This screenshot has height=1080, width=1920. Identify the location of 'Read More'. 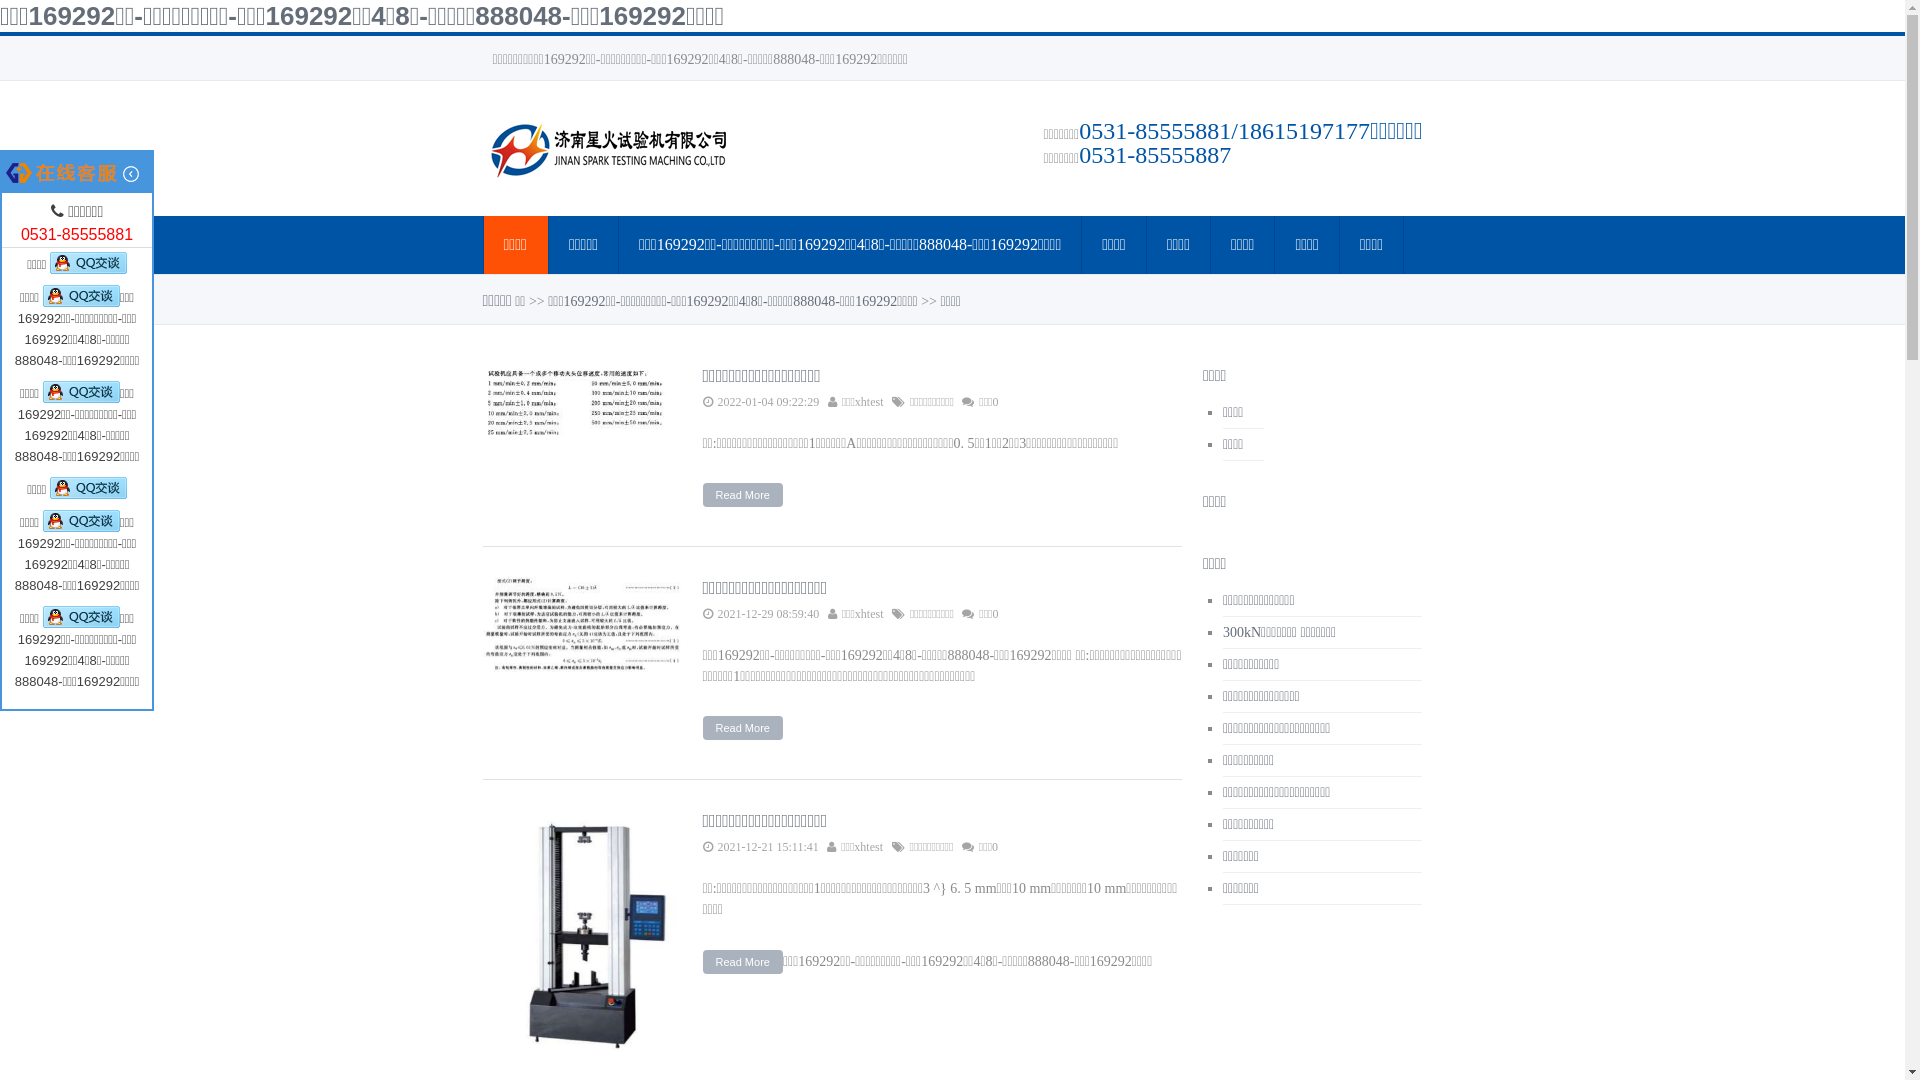
(741, 494).